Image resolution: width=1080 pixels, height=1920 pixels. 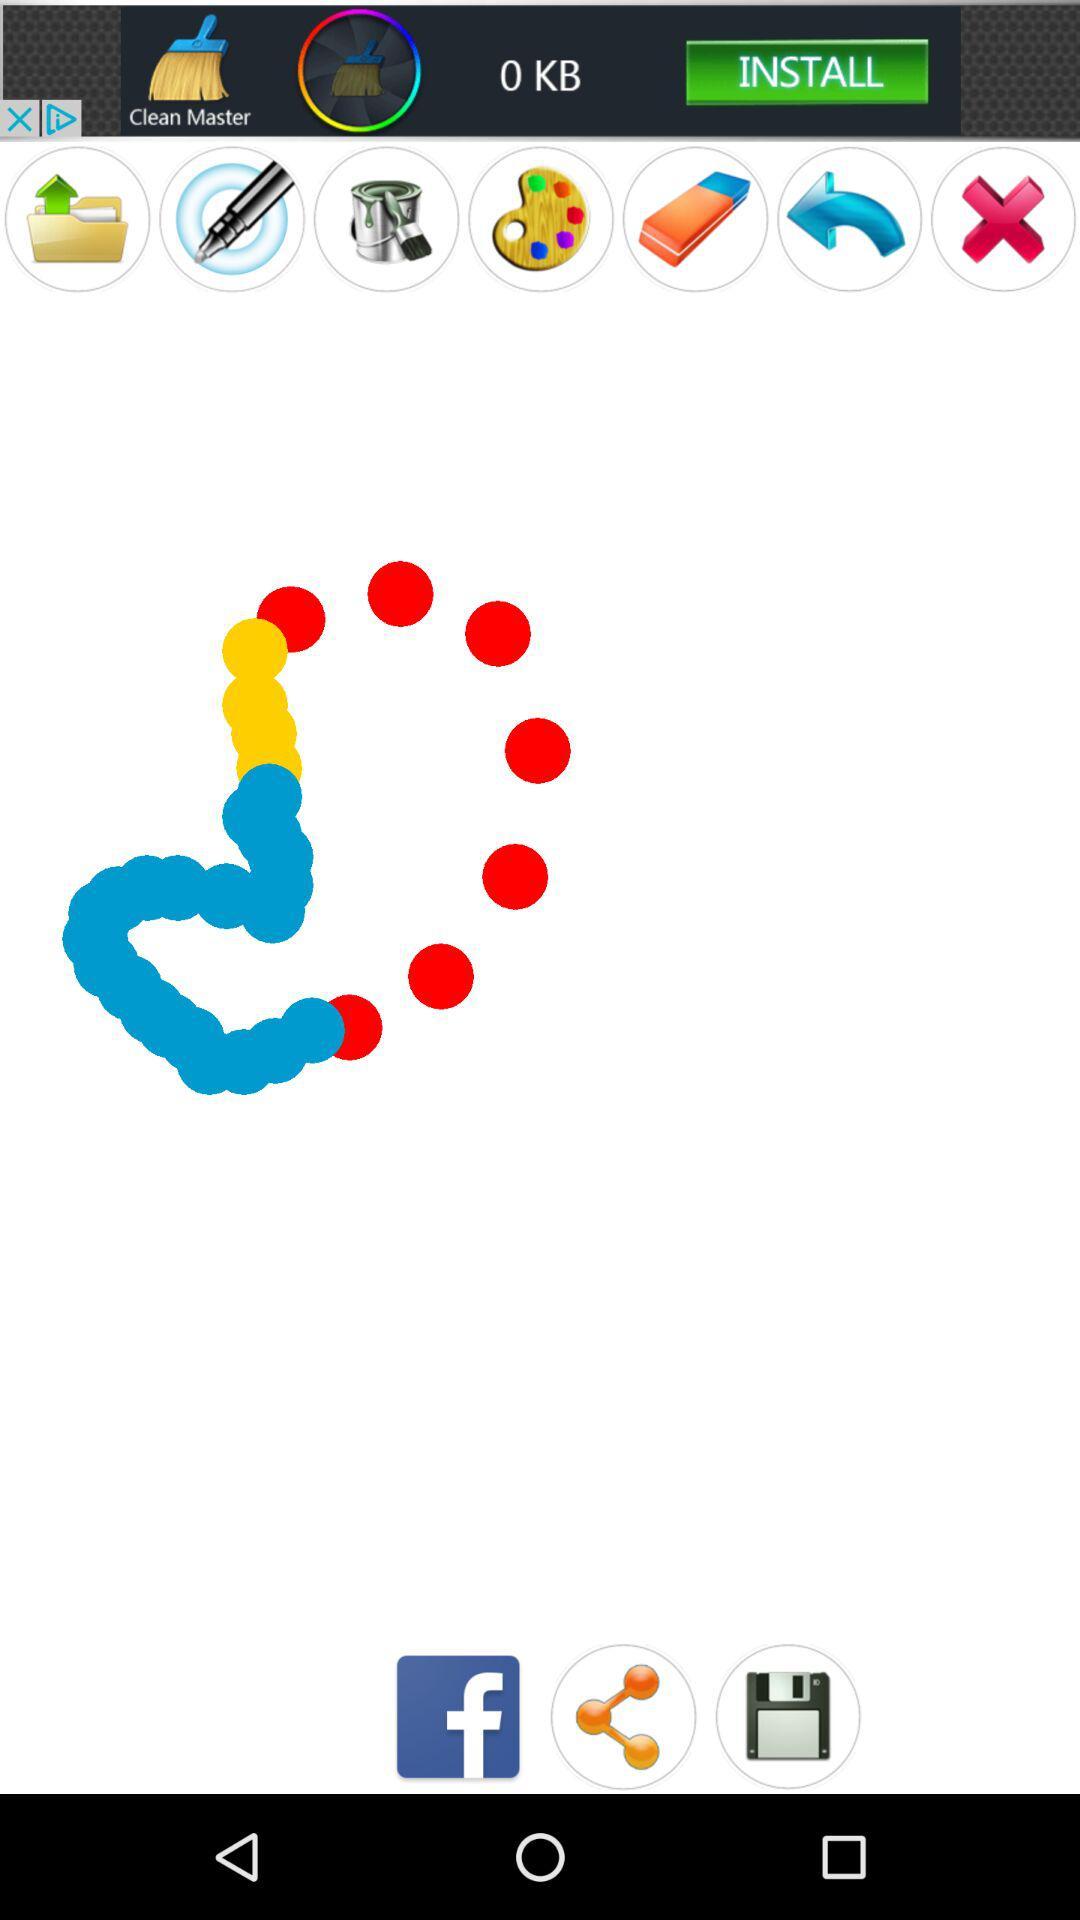 What do you see at coordinates (458, 1715) in the screenshot?
I see `facebook` at bounding box center [458, 1715].